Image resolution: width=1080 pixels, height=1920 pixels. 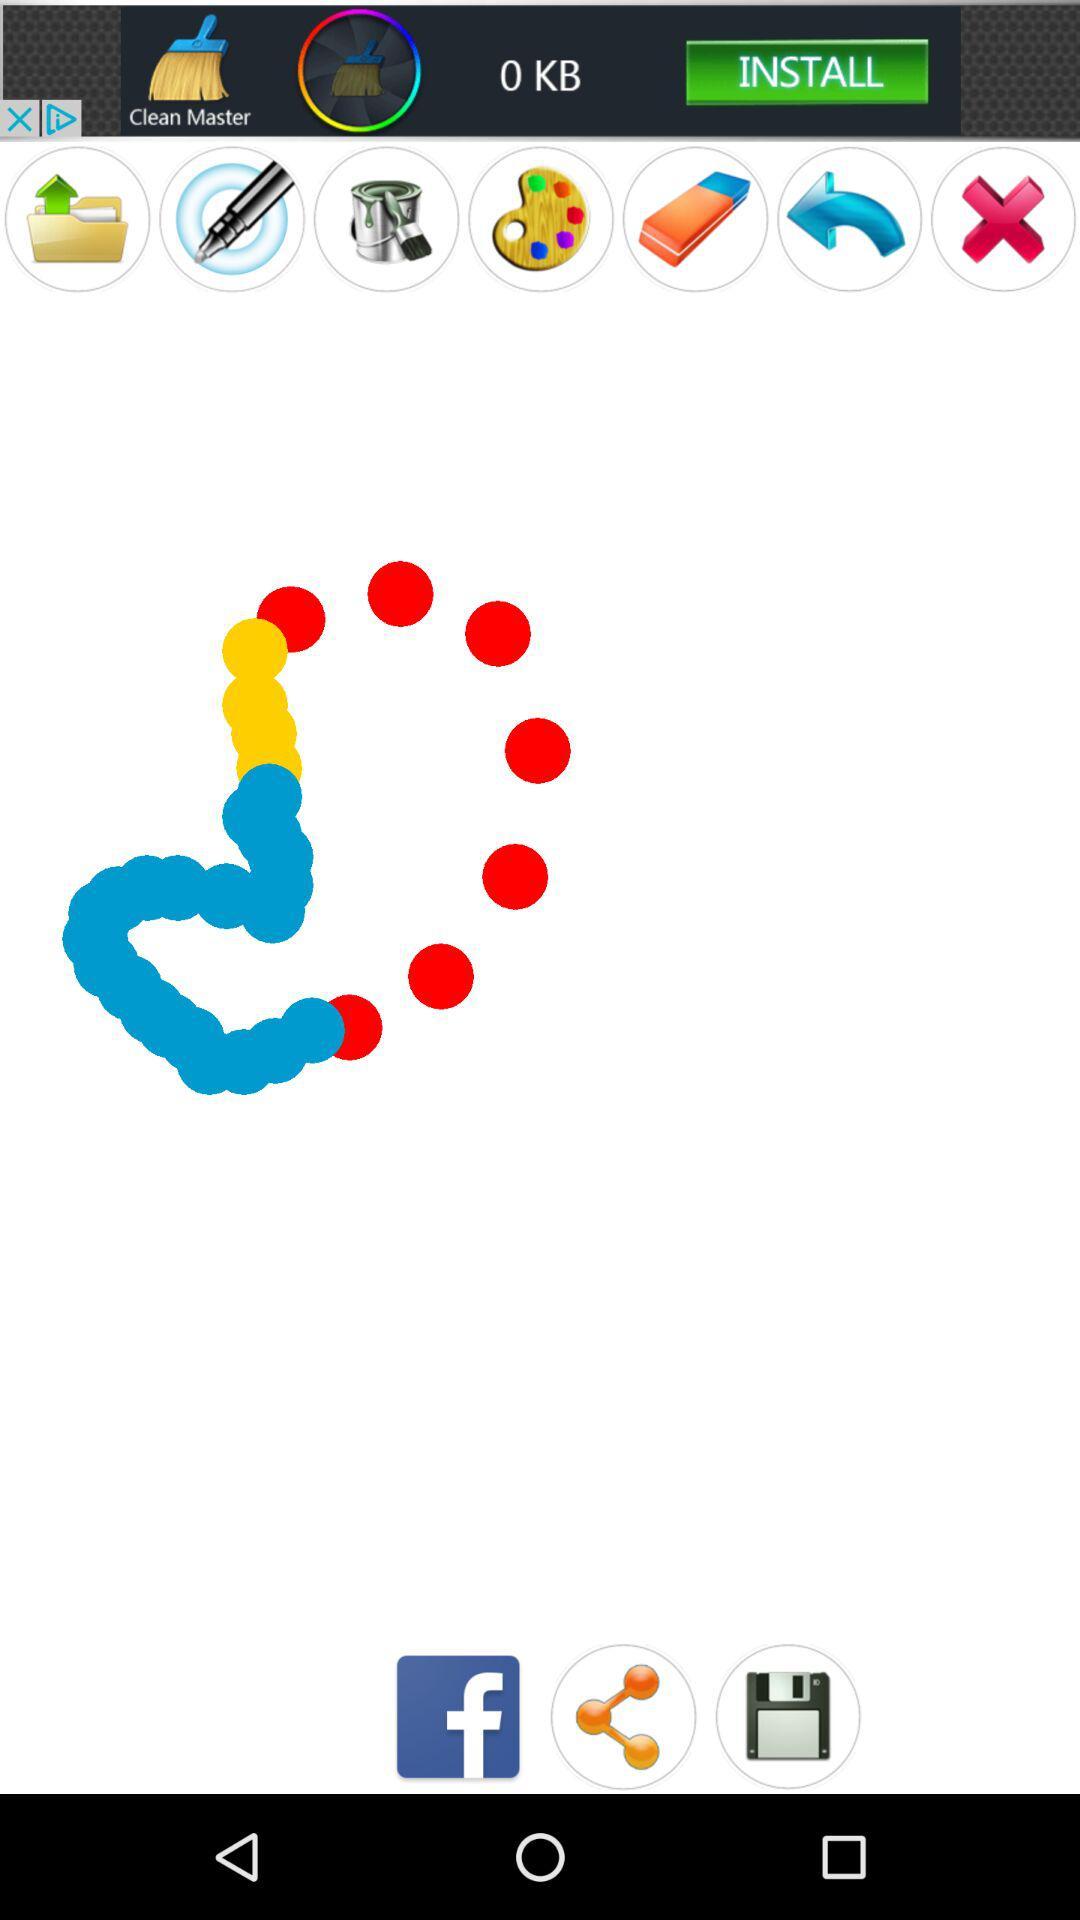 What do you see at coordinates (458, 1715) in the screenshot?
I see `facebook` at bounding box center [458, 1715].